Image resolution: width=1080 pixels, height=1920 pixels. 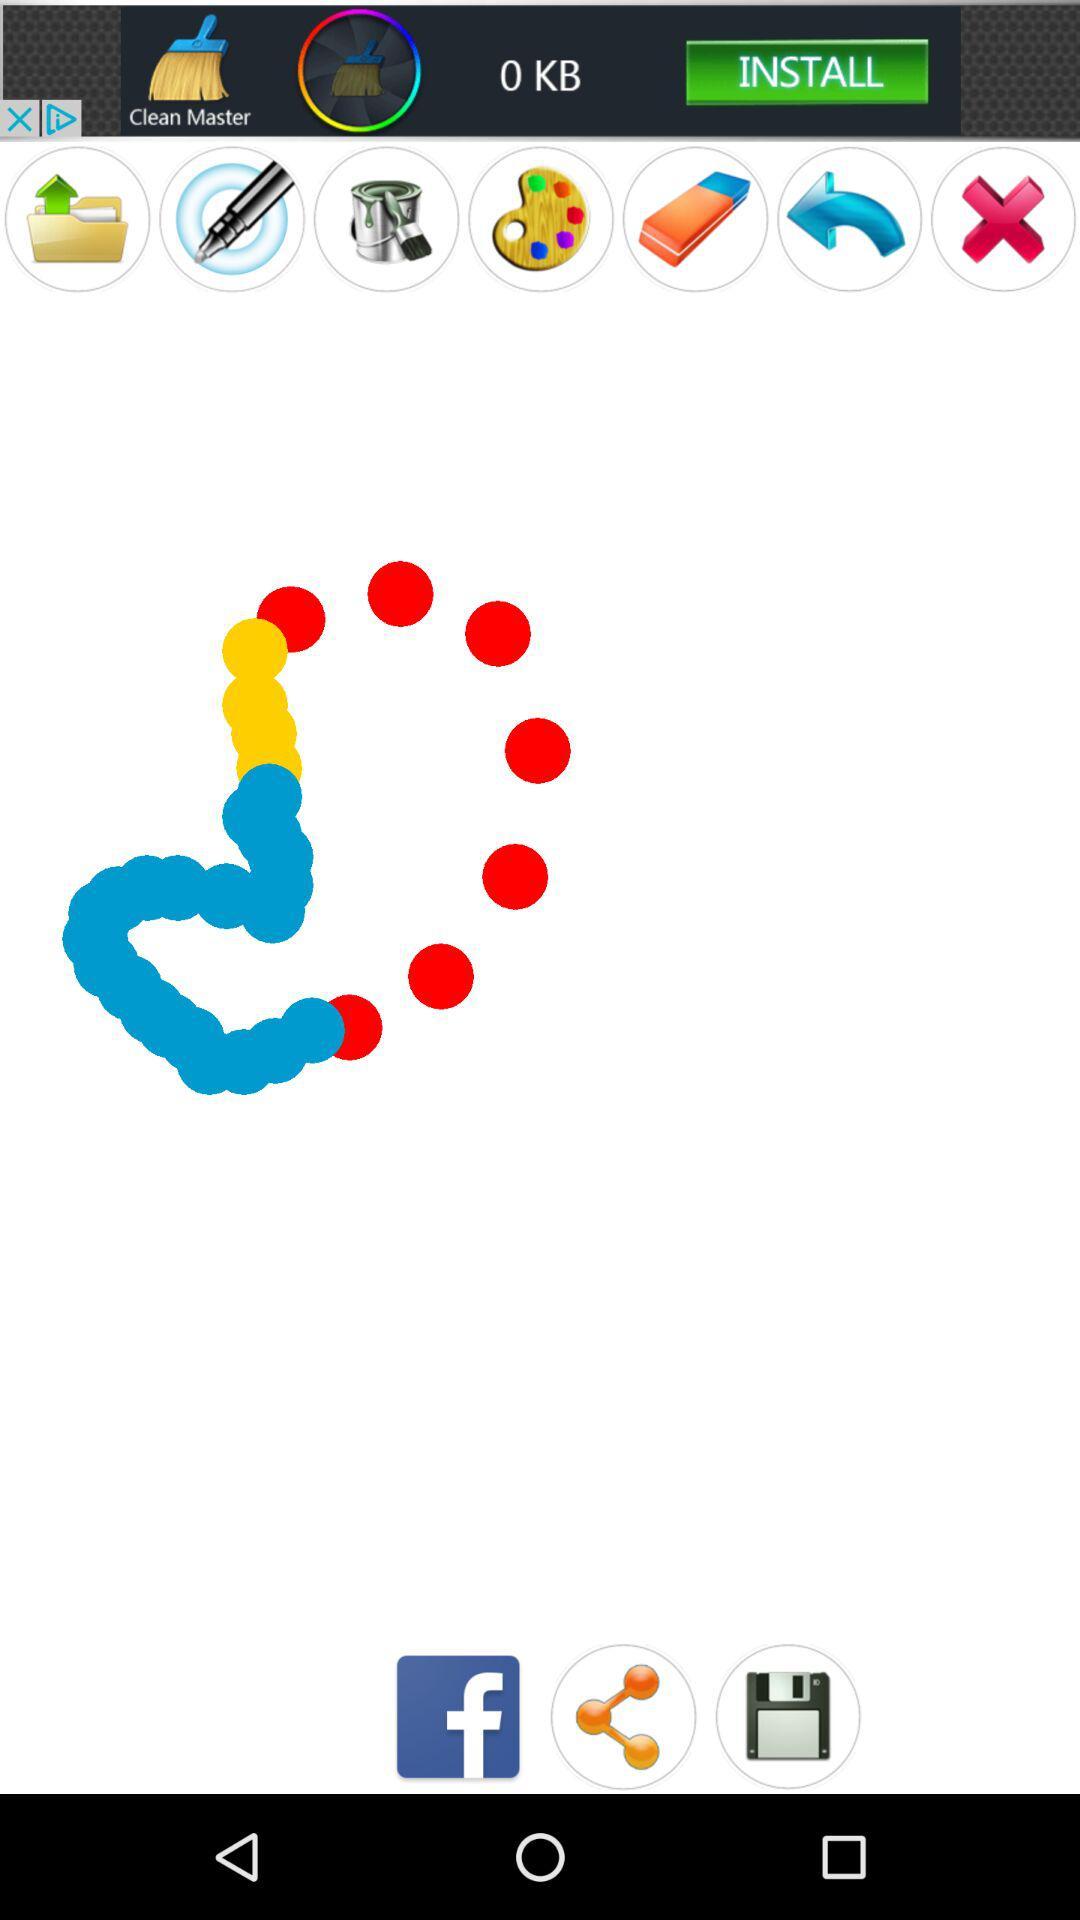 What do you see at coordinates (458, 1715) in the screenshot?
I see `facebook` at bounding box center [458, 1715].